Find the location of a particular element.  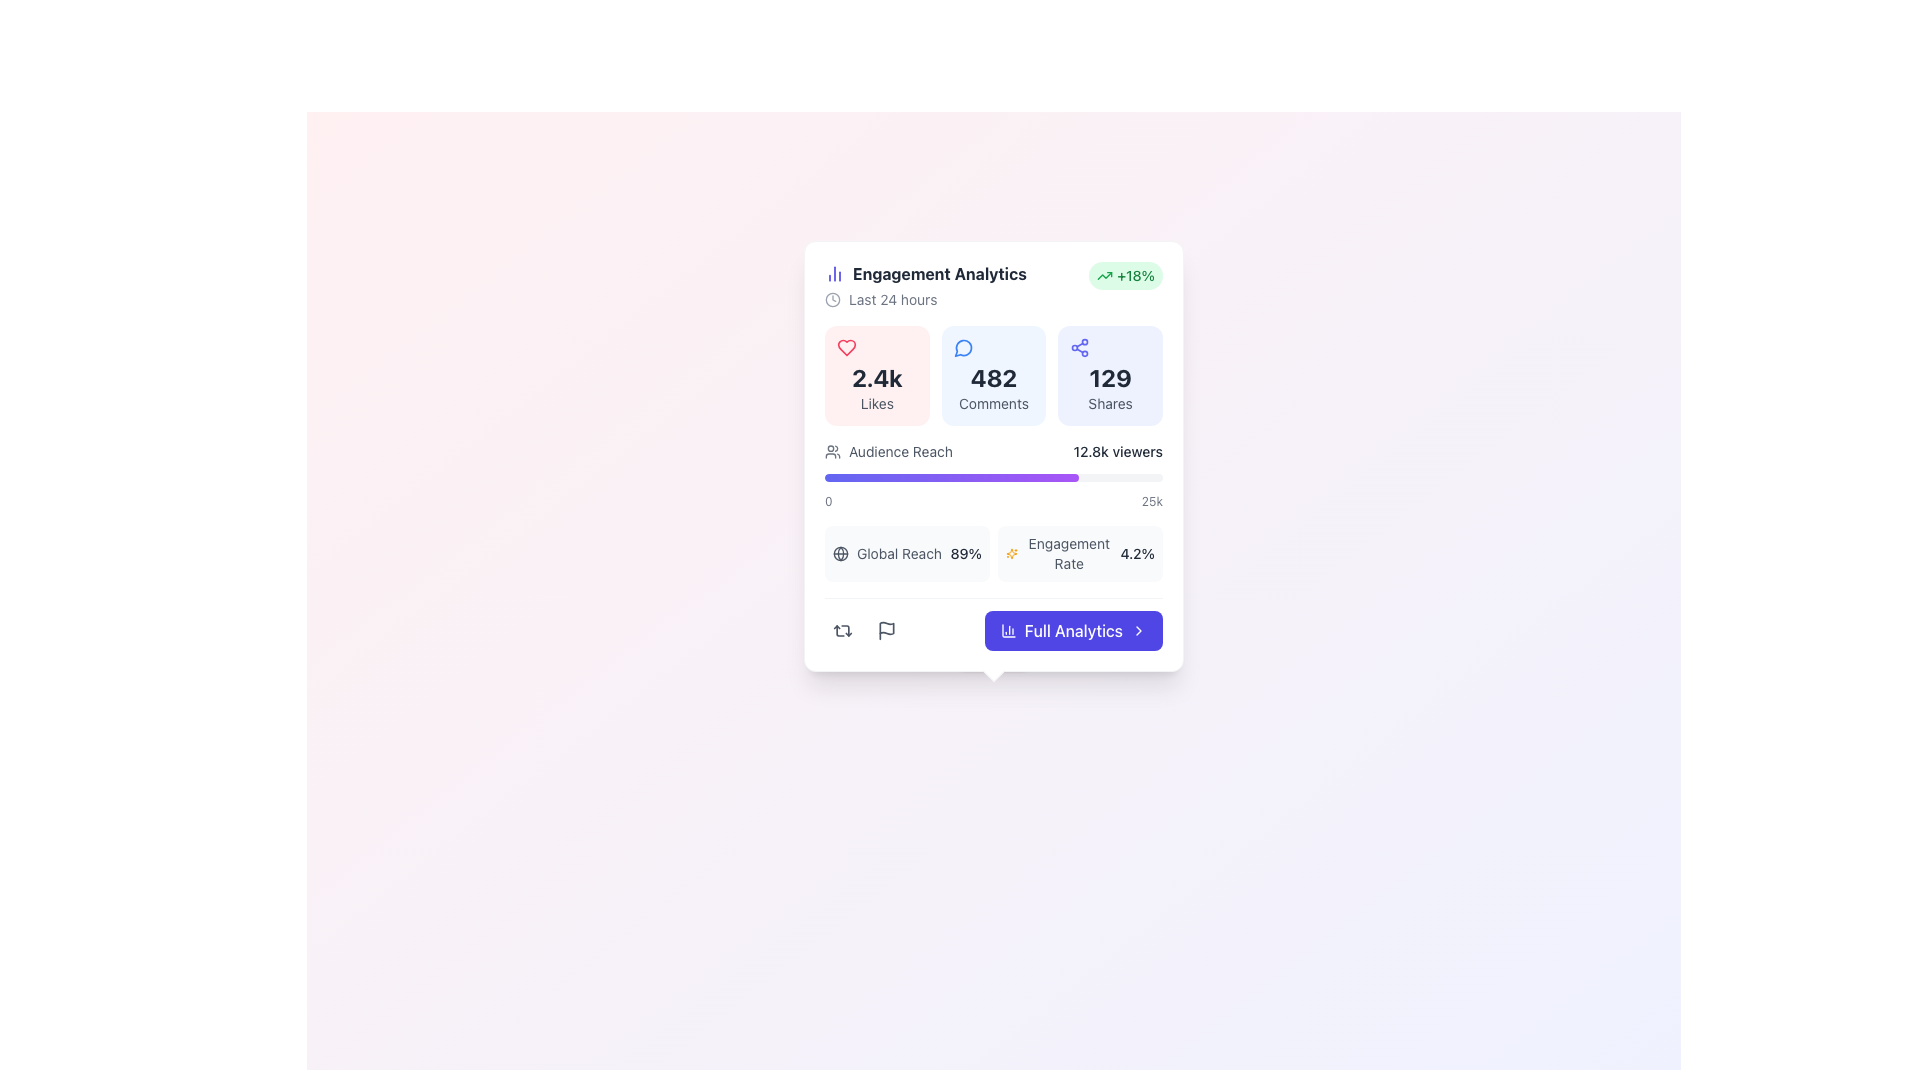

the Information card which is a rounded rectangle with a light blue background containing a speech bubble icon, the number '482' in bold black text, and the word 'Comments' in smaller gray text, positioned centrally between the '2.4k Likes' and '129 Shares' cards is located at coordinates (993, 375).